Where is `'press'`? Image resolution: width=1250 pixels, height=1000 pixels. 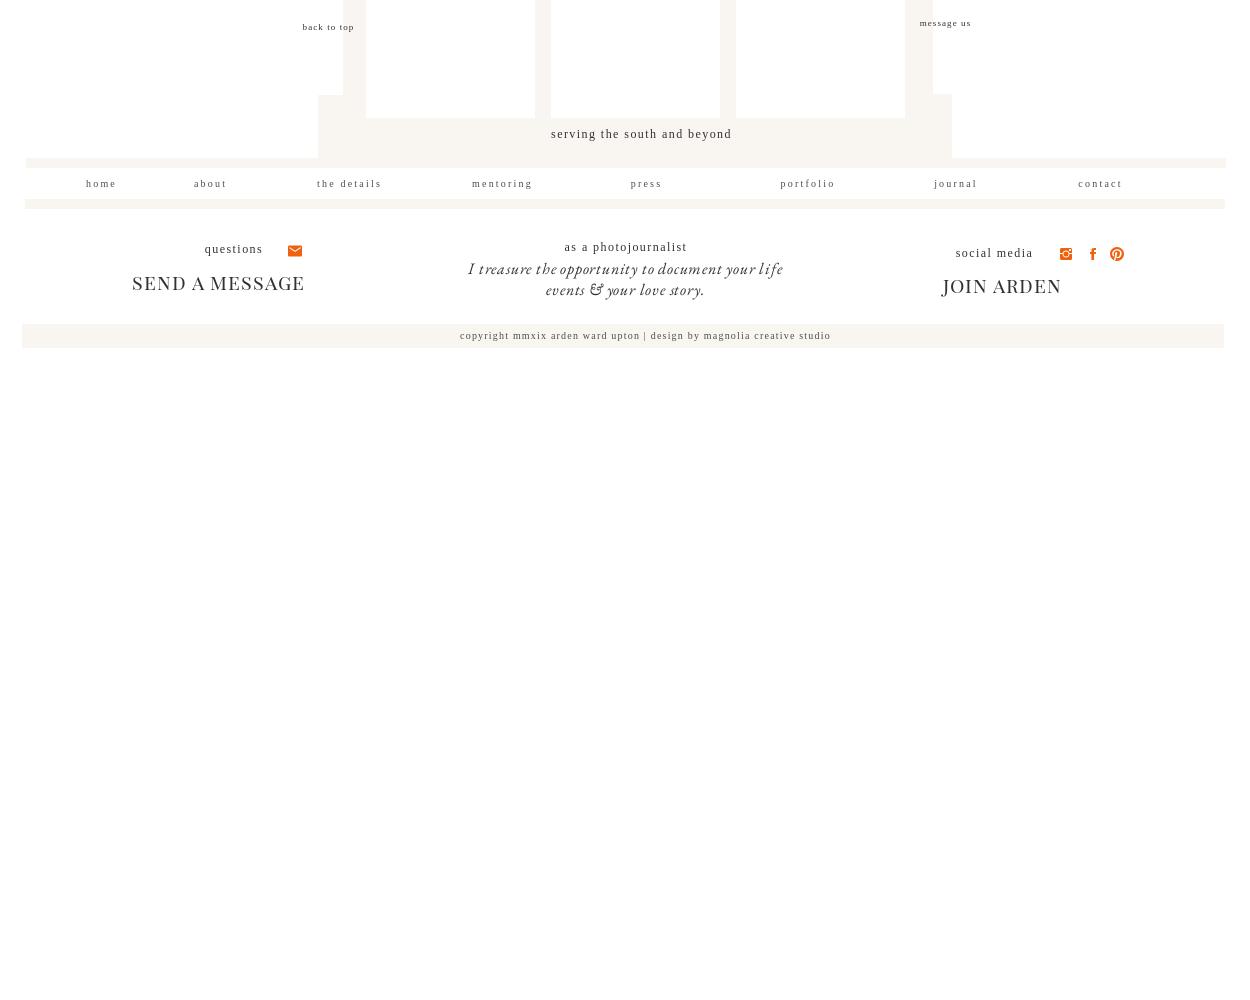
'press' is located at coordinates (646, 183).